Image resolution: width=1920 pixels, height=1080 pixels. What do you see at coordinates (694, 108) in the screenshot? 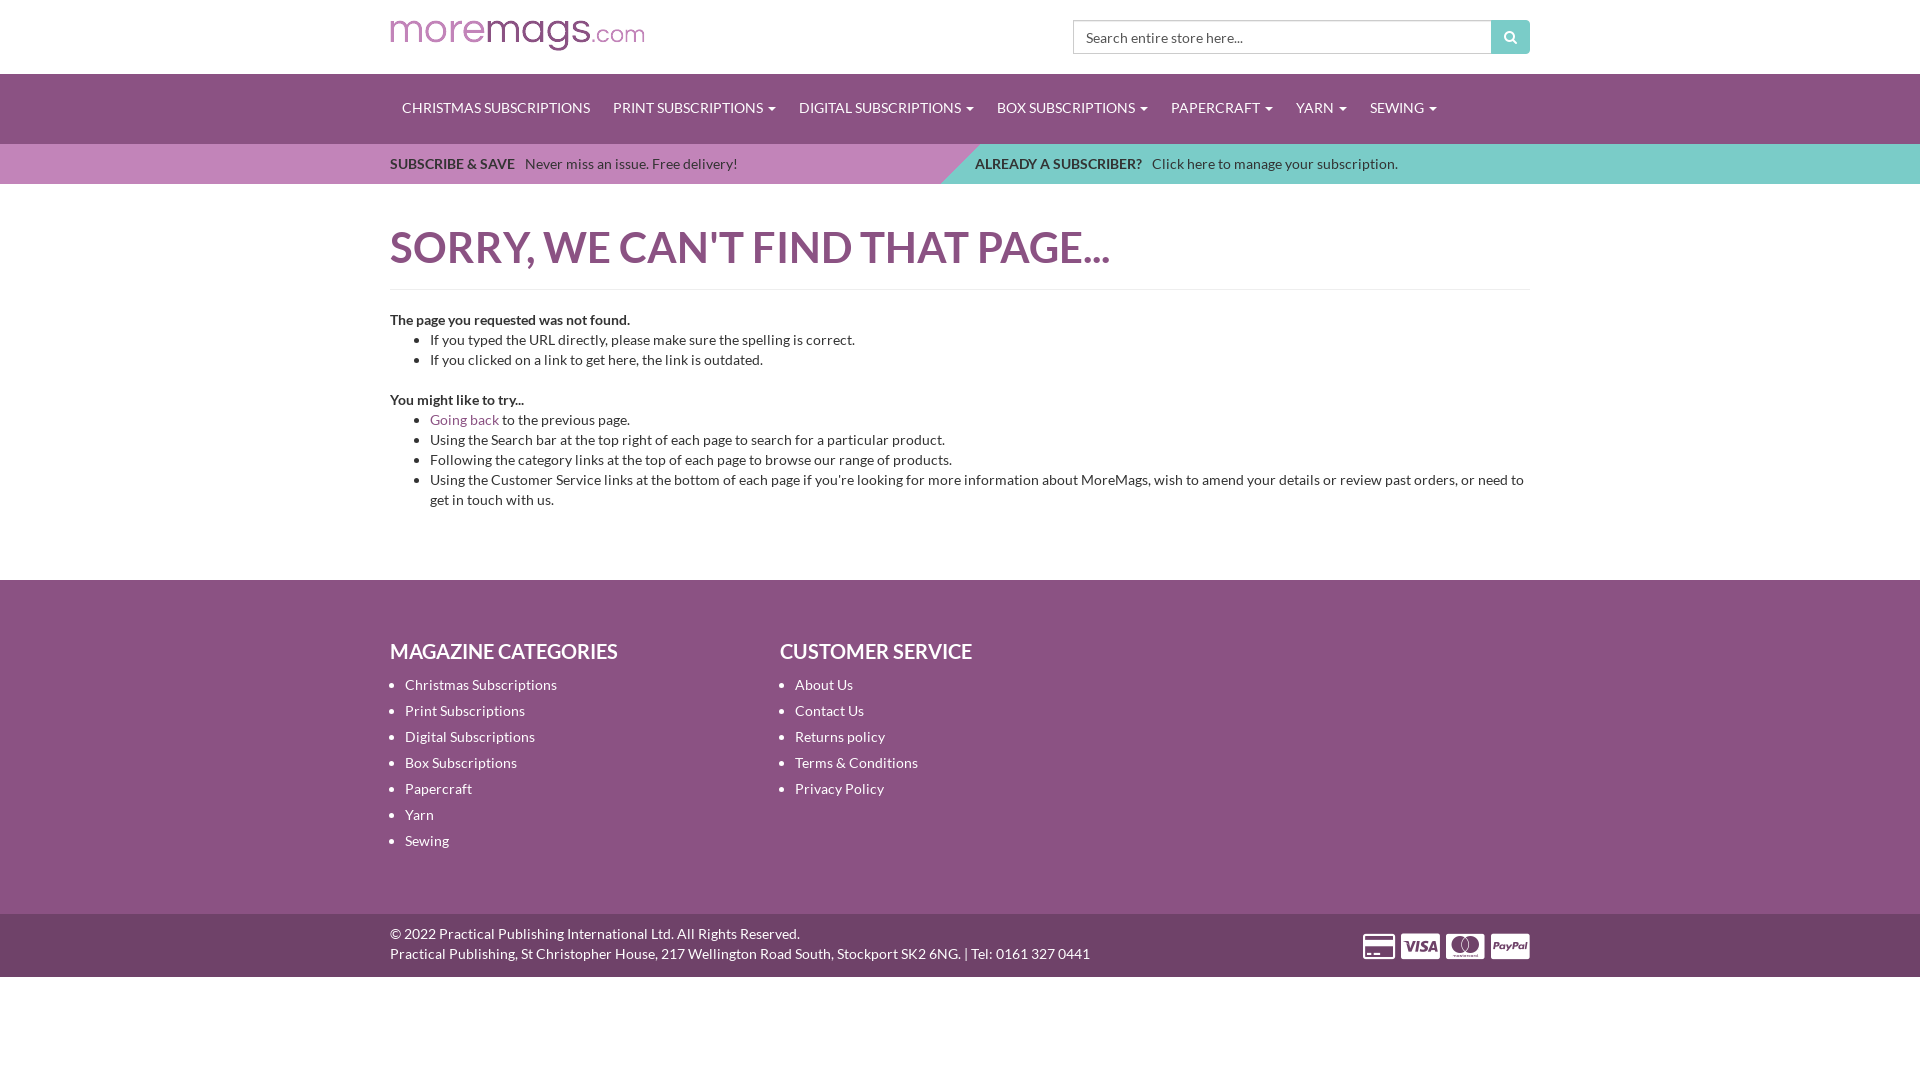
I see `'PRINT SUBSCRIPTIONS'` at bounding box center [694, 108].